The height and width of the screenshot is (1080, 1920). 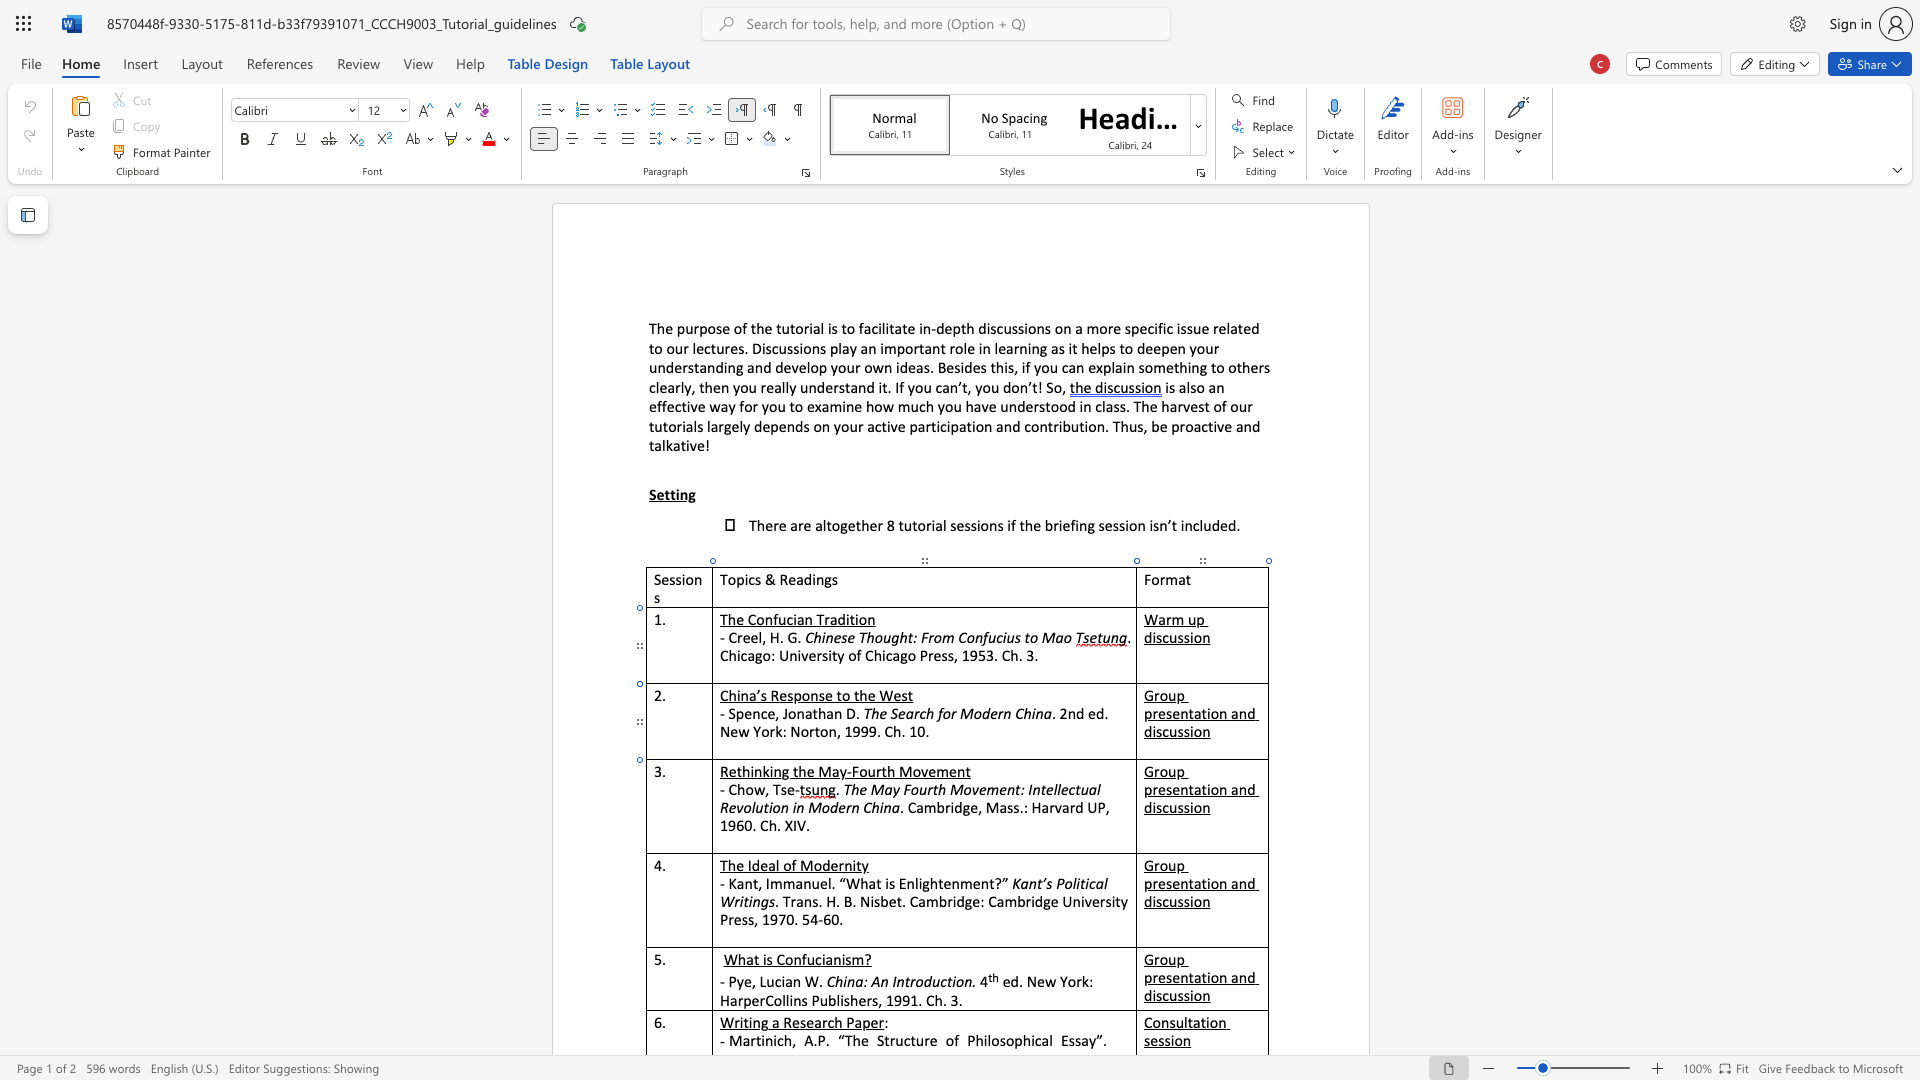 What do you see at coordinates (802, 770) in the screenshot?
I see `the 2th character "h" in the text` at bounding box center [802, 770].